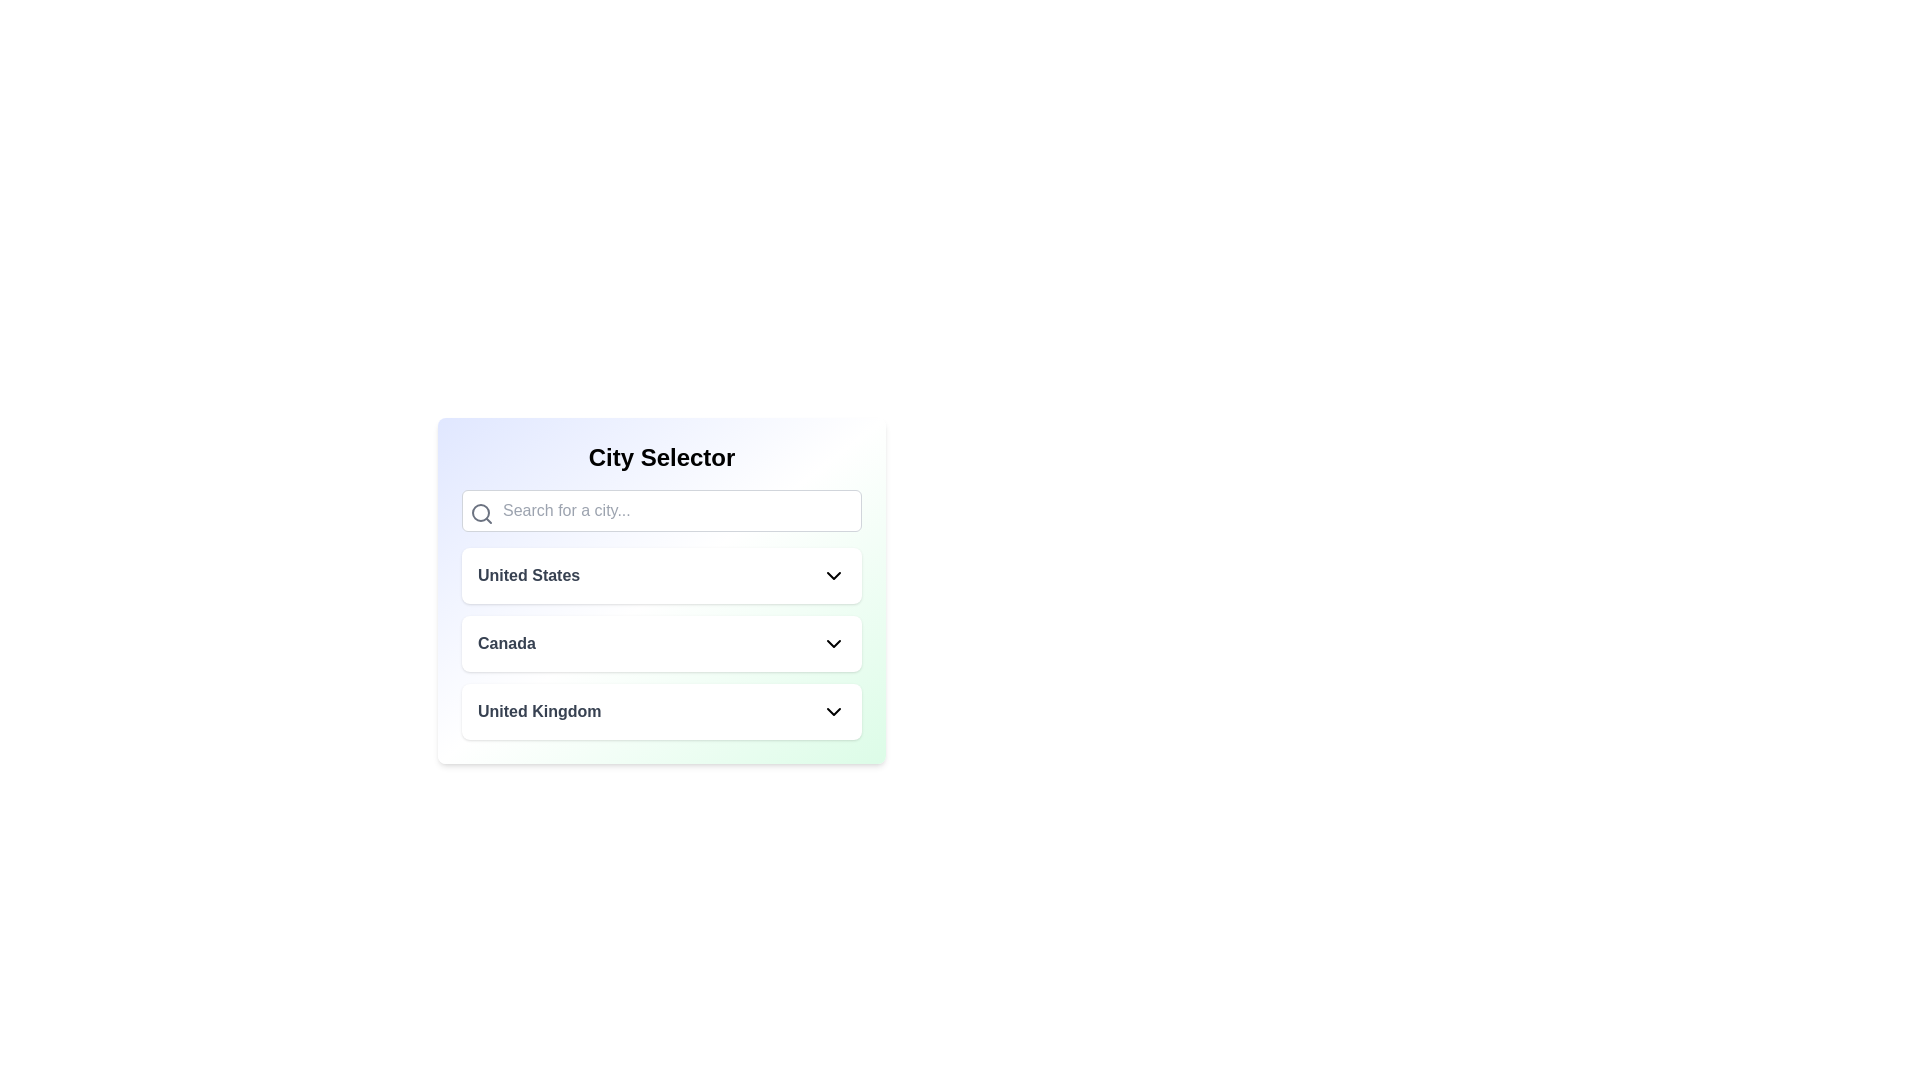 This screenshot has width=1920, height=1080. What do you see at coordinates (662, 458) in the screenshot?
I see `the 'City Selector' text label, which is styled prominently as a header component in a large bold font at the top of the city selection interface` at bounding box center [662, 458].